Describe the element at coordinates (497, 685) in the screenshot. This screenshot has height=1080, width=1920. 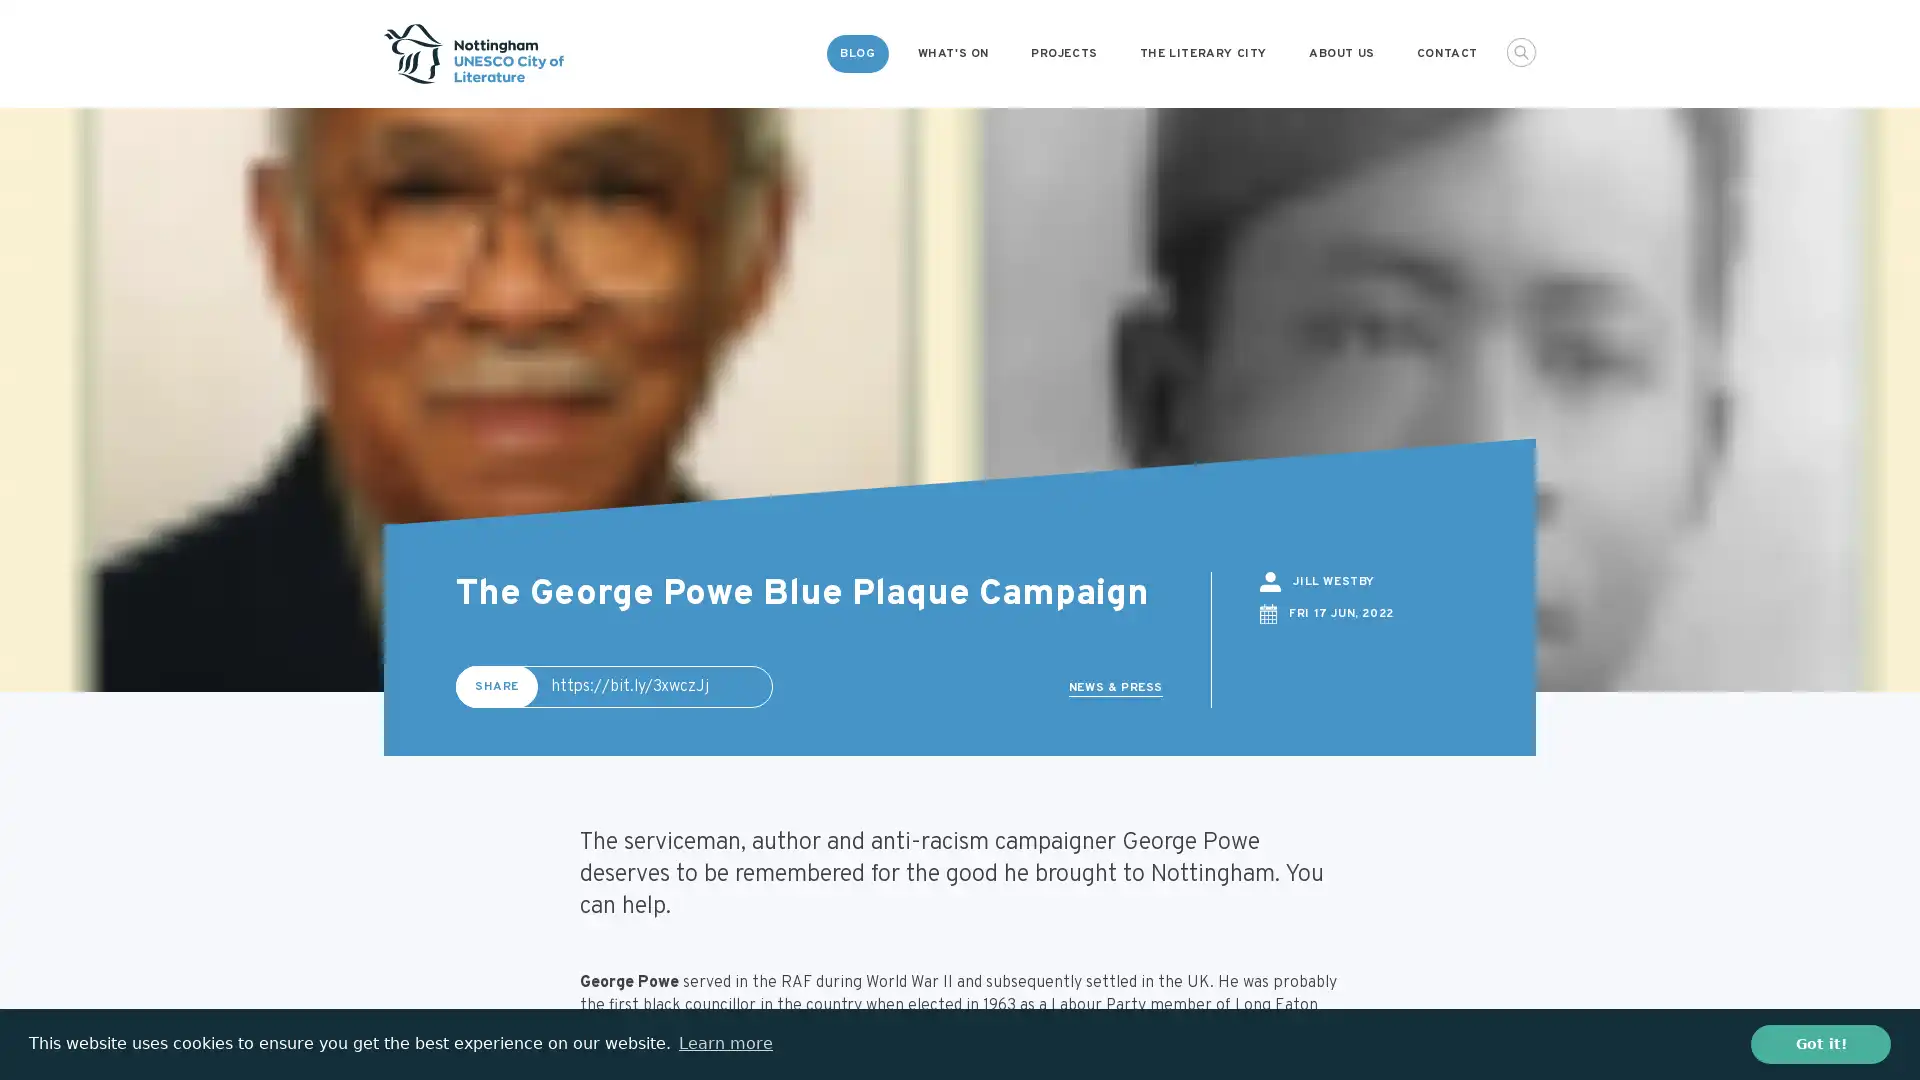
I see `SHARE` at that location.